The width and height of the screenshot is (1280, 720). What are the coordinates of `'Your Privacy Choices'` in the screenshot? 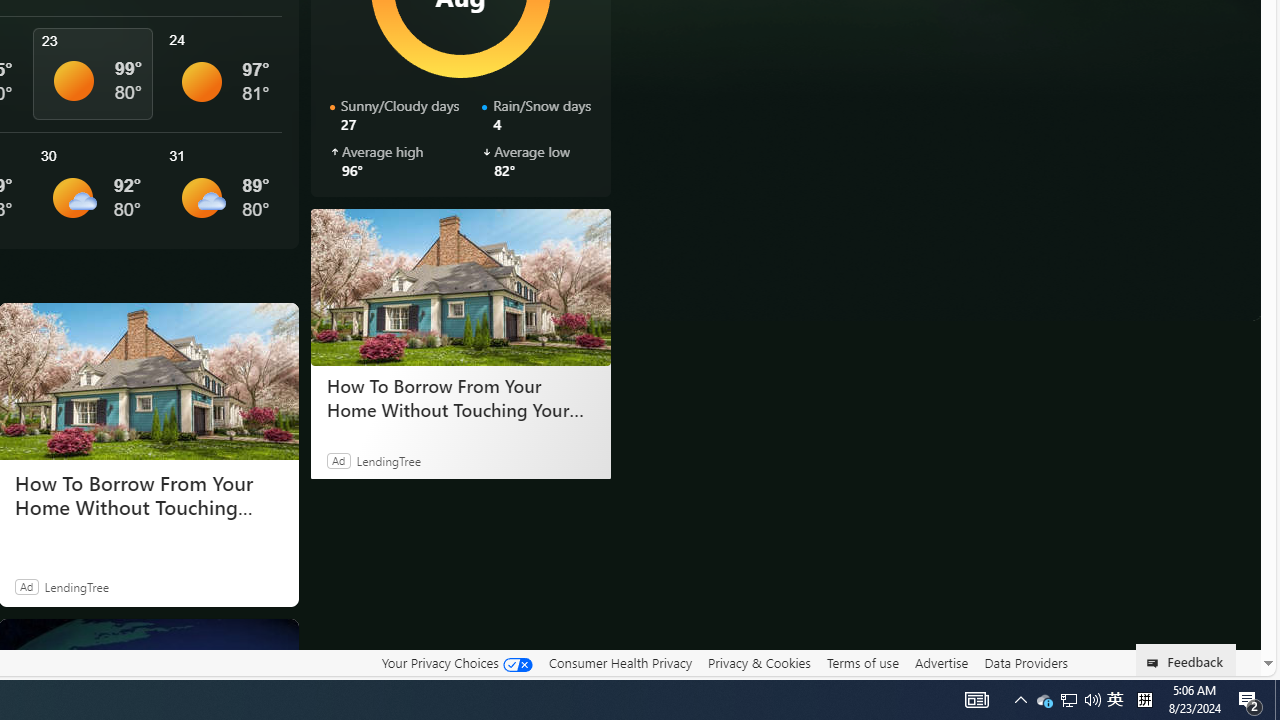 It's located at (455, 662).